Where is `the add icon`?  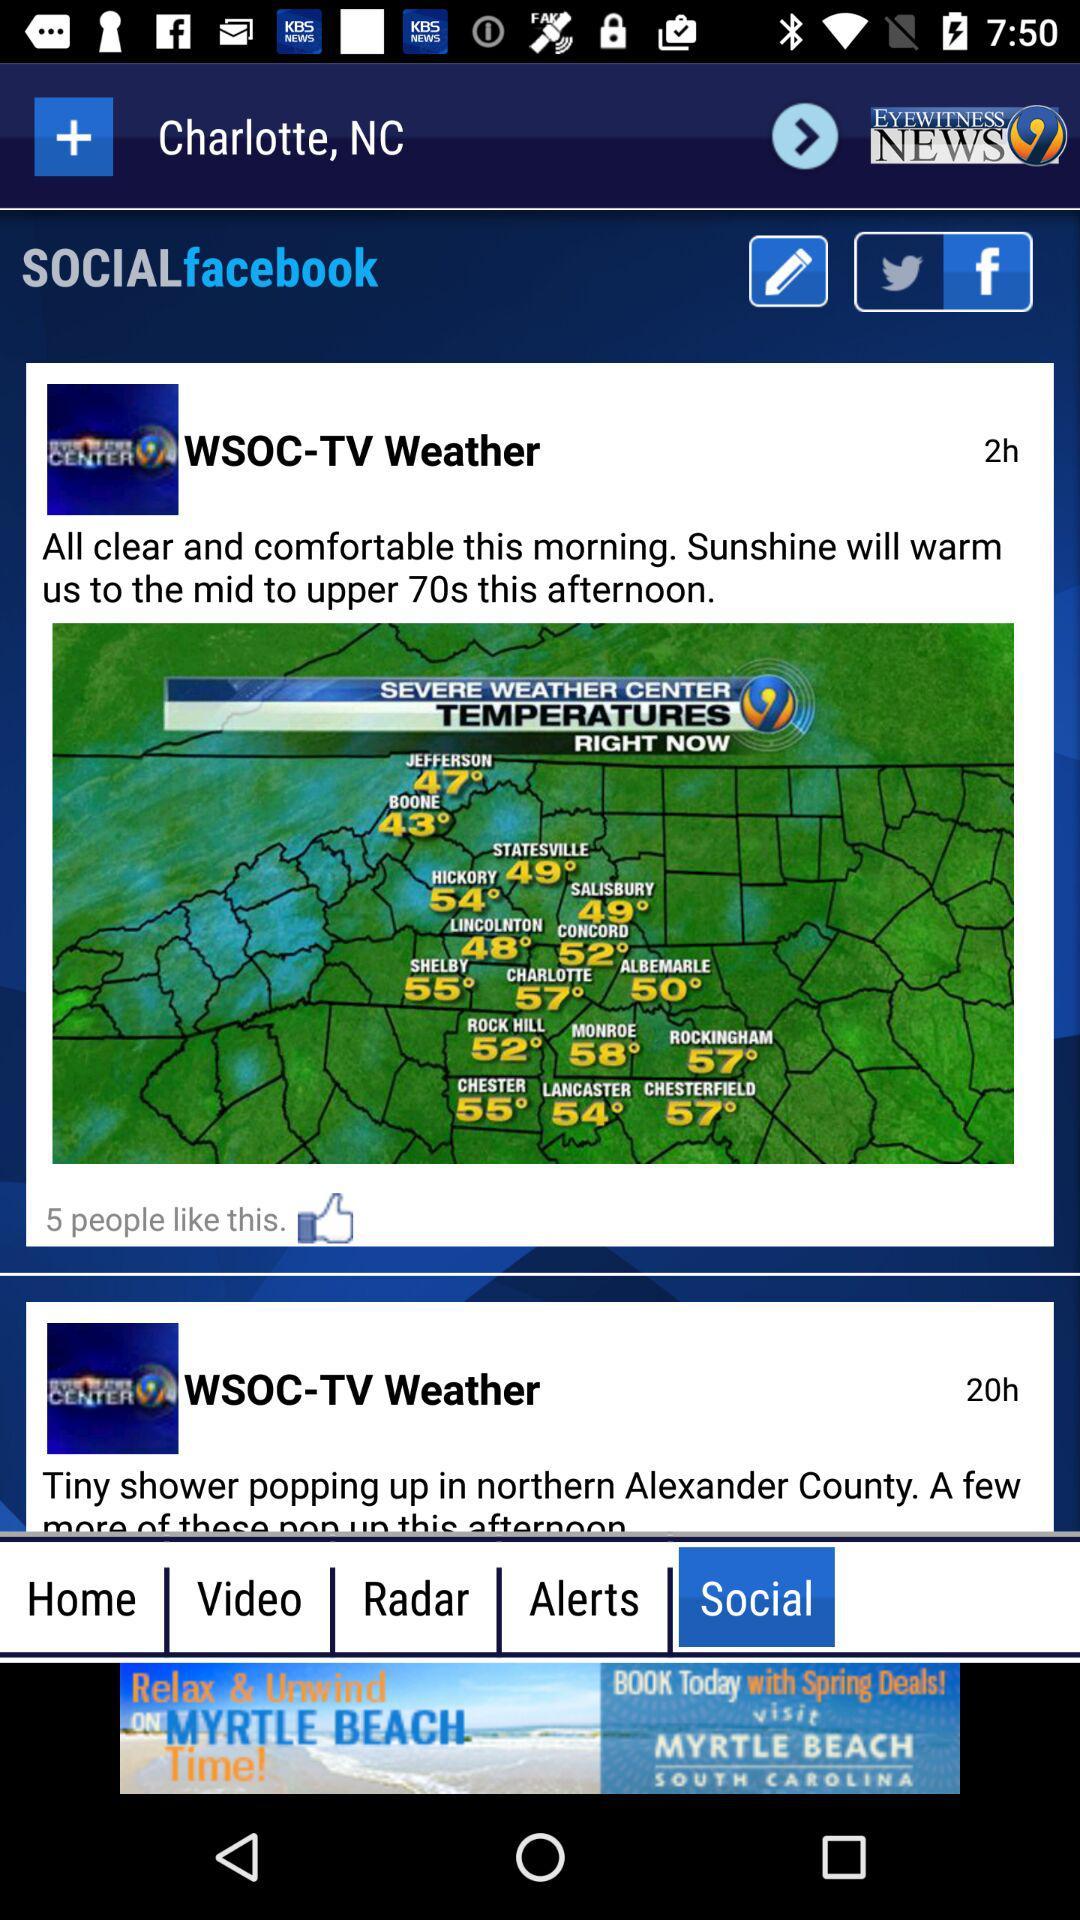
the add icon is located at coordinates (72, 135).